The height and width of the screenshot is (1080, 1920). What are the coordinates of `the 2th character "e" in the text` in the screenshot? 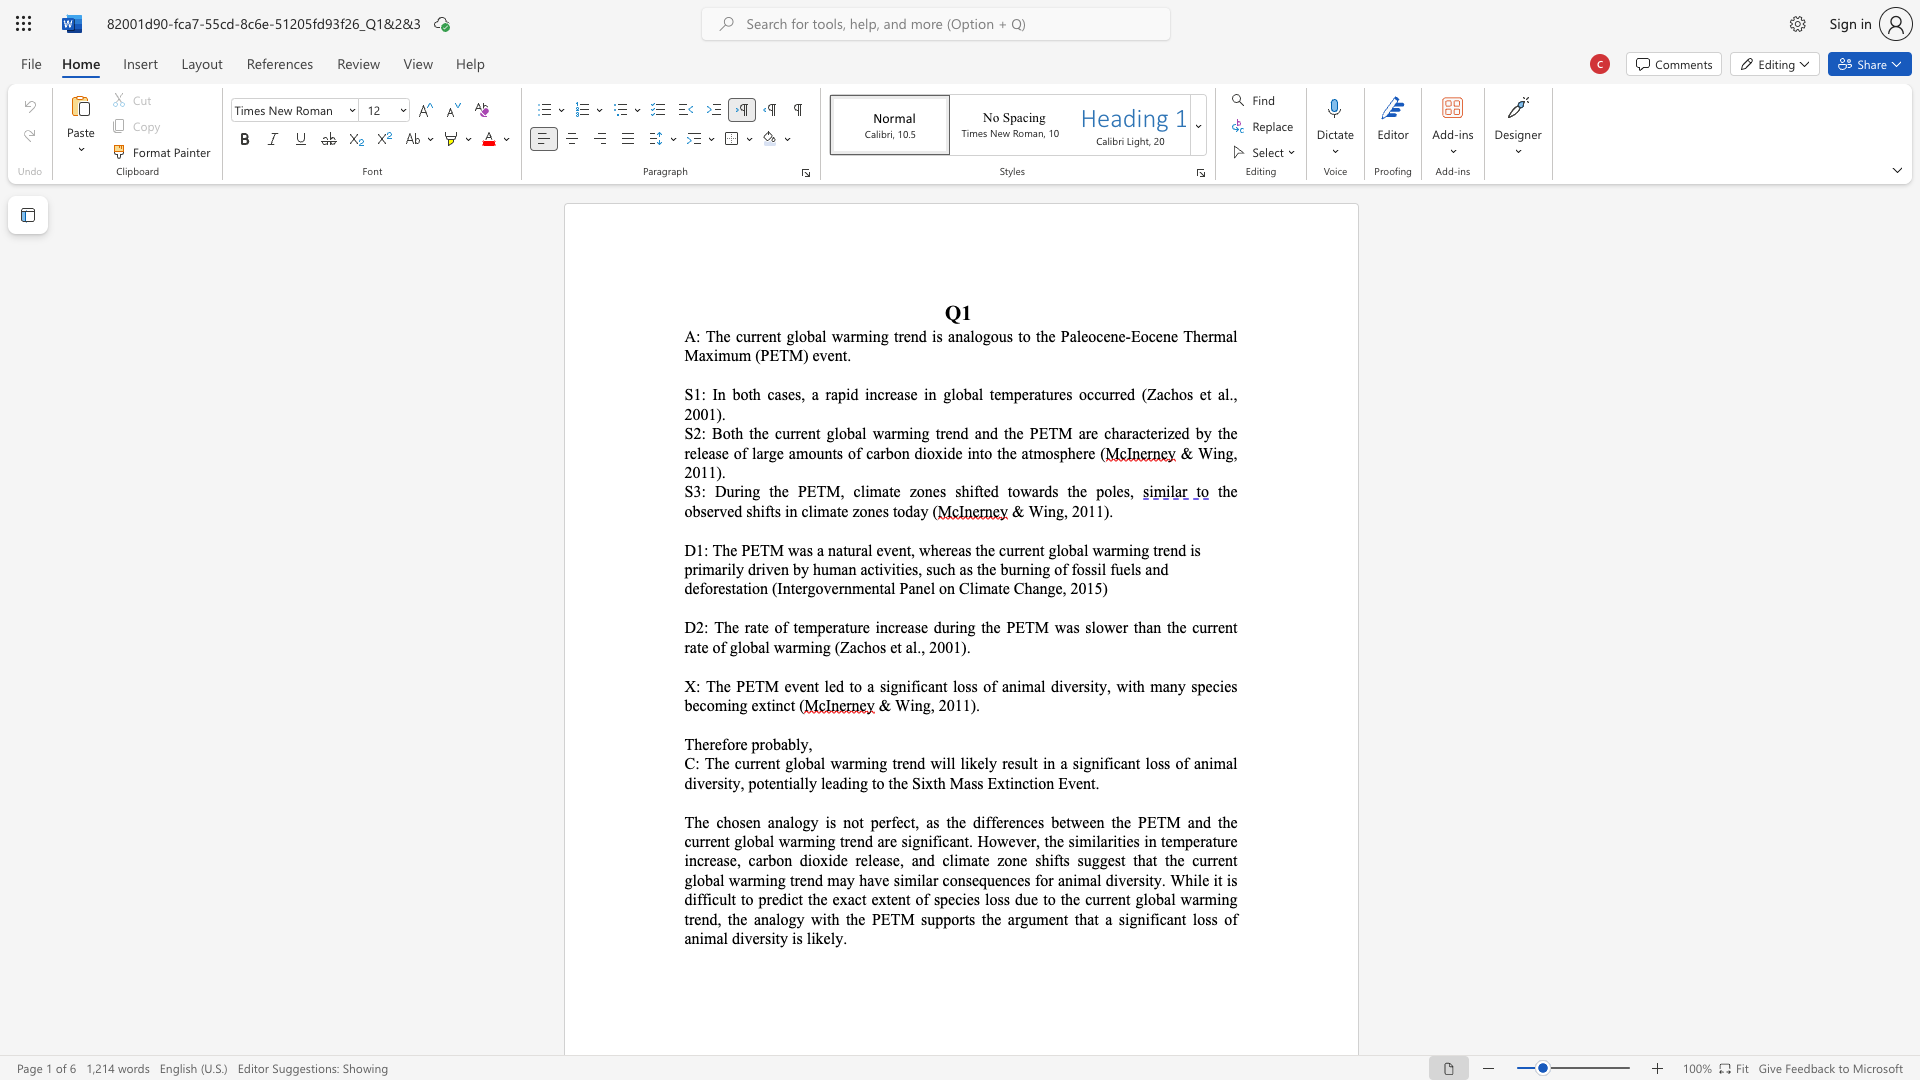 It's located at (764, 626).